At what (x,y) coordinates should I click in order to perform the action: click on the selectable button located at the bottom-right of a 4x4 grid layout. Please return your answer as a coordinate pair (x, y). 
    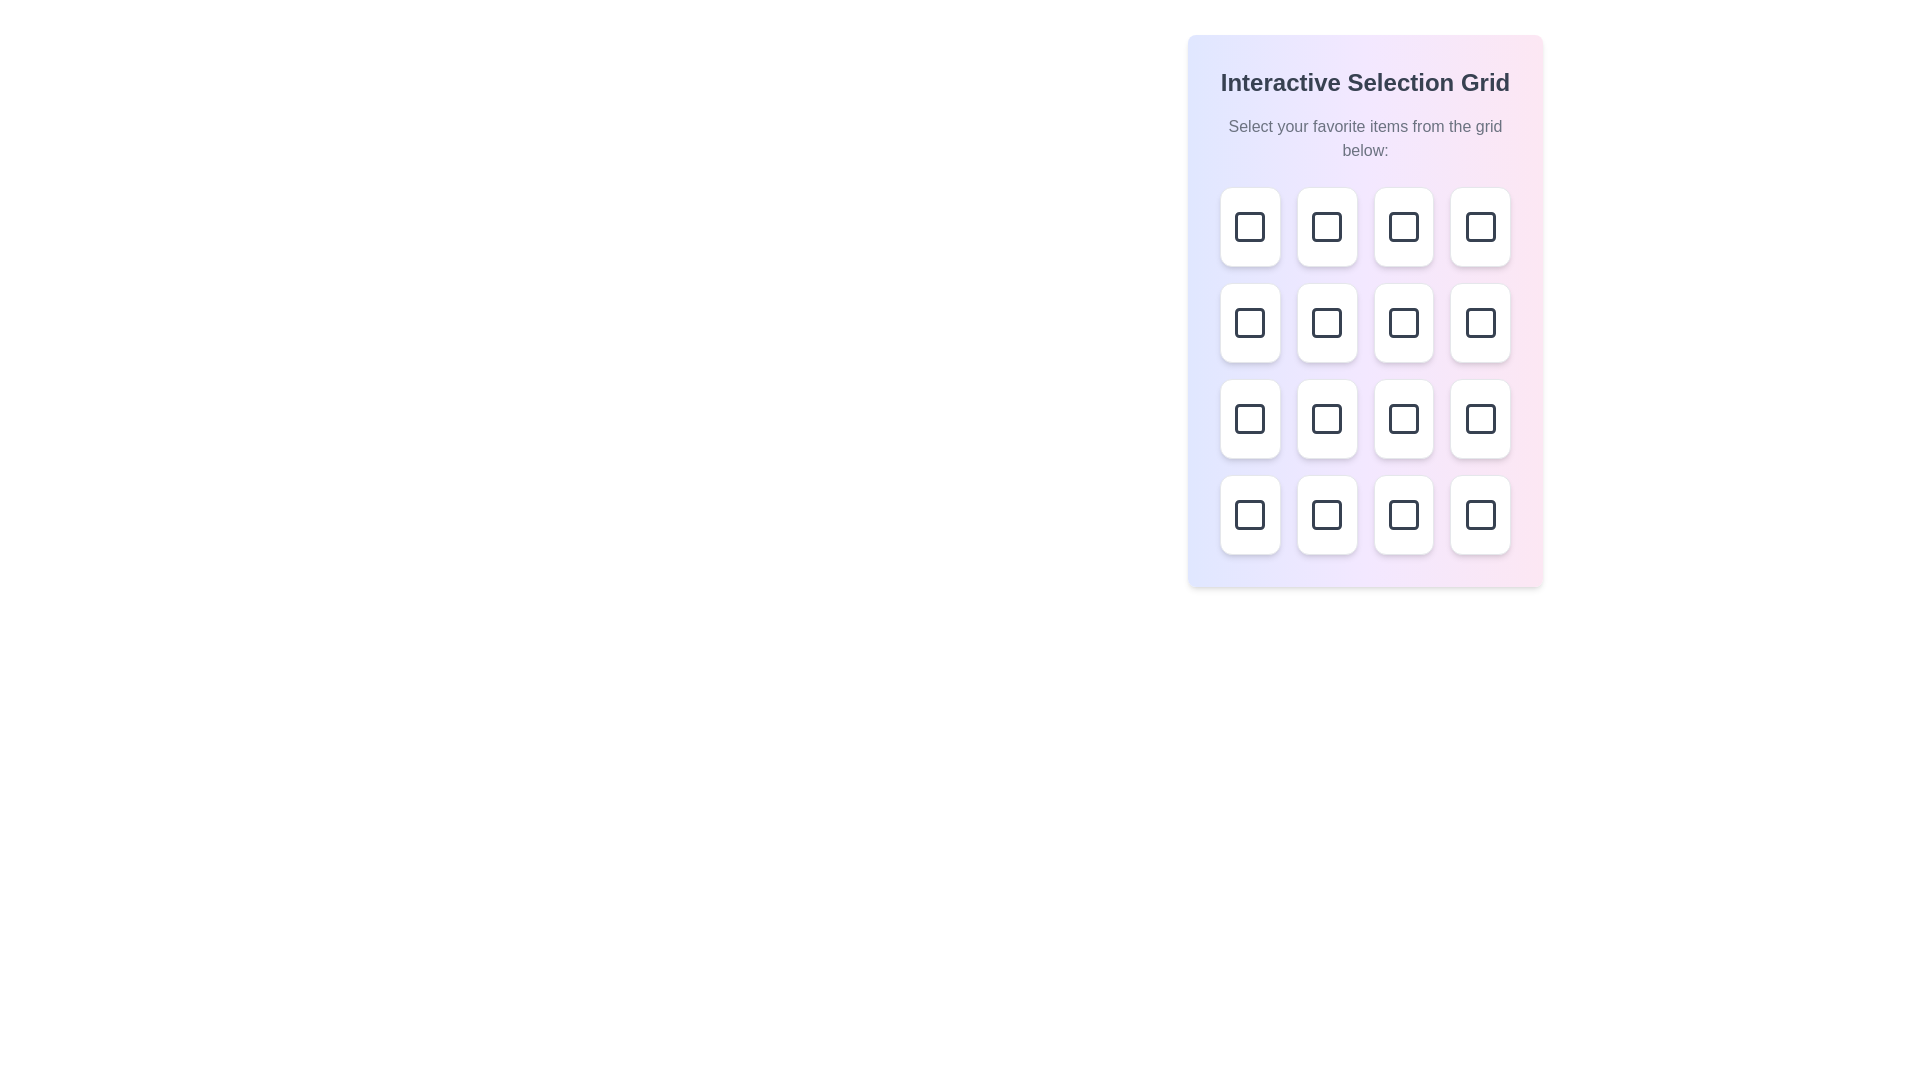
    Looking at the image, I should click on (1480, 514).